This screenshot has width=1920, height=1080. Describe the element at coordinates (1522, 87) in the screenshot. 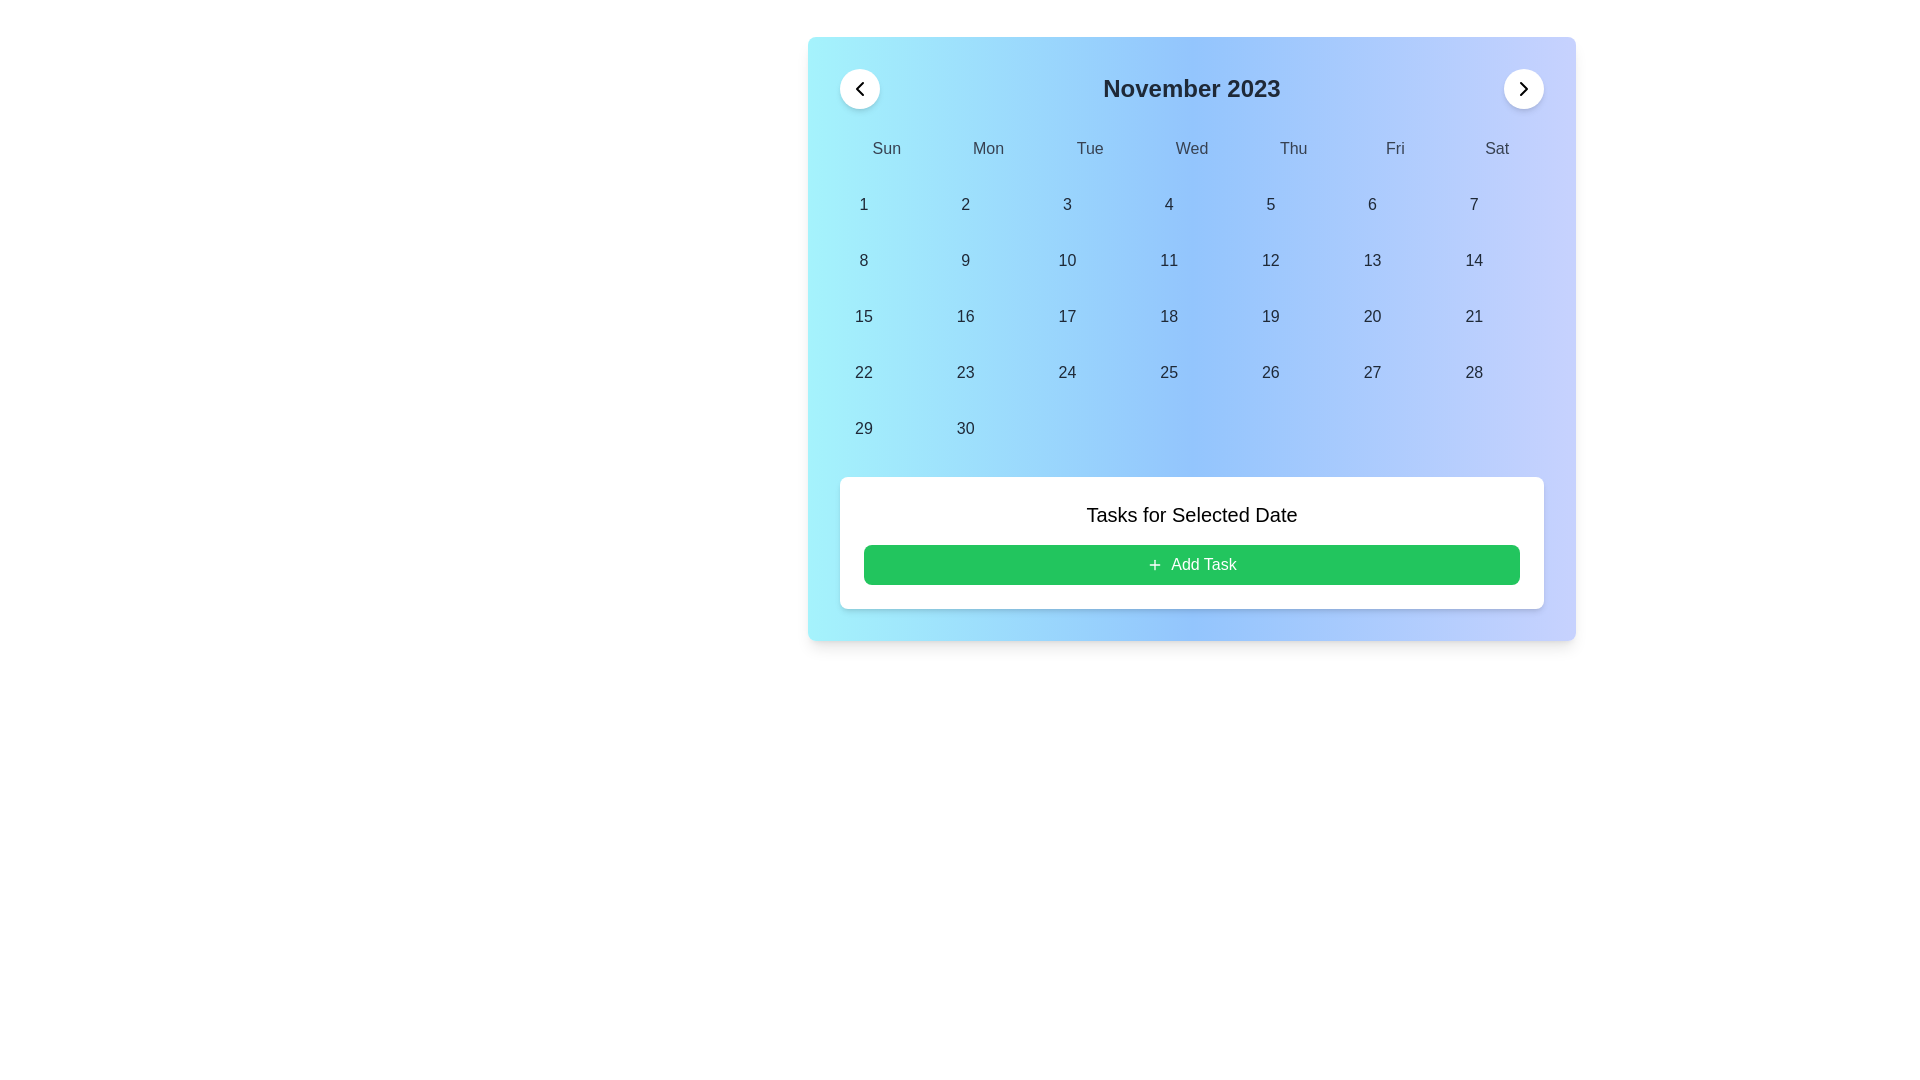

I see `the rightward arrow icon within the circular button at the top-right corner of the calendar interface` at that location.